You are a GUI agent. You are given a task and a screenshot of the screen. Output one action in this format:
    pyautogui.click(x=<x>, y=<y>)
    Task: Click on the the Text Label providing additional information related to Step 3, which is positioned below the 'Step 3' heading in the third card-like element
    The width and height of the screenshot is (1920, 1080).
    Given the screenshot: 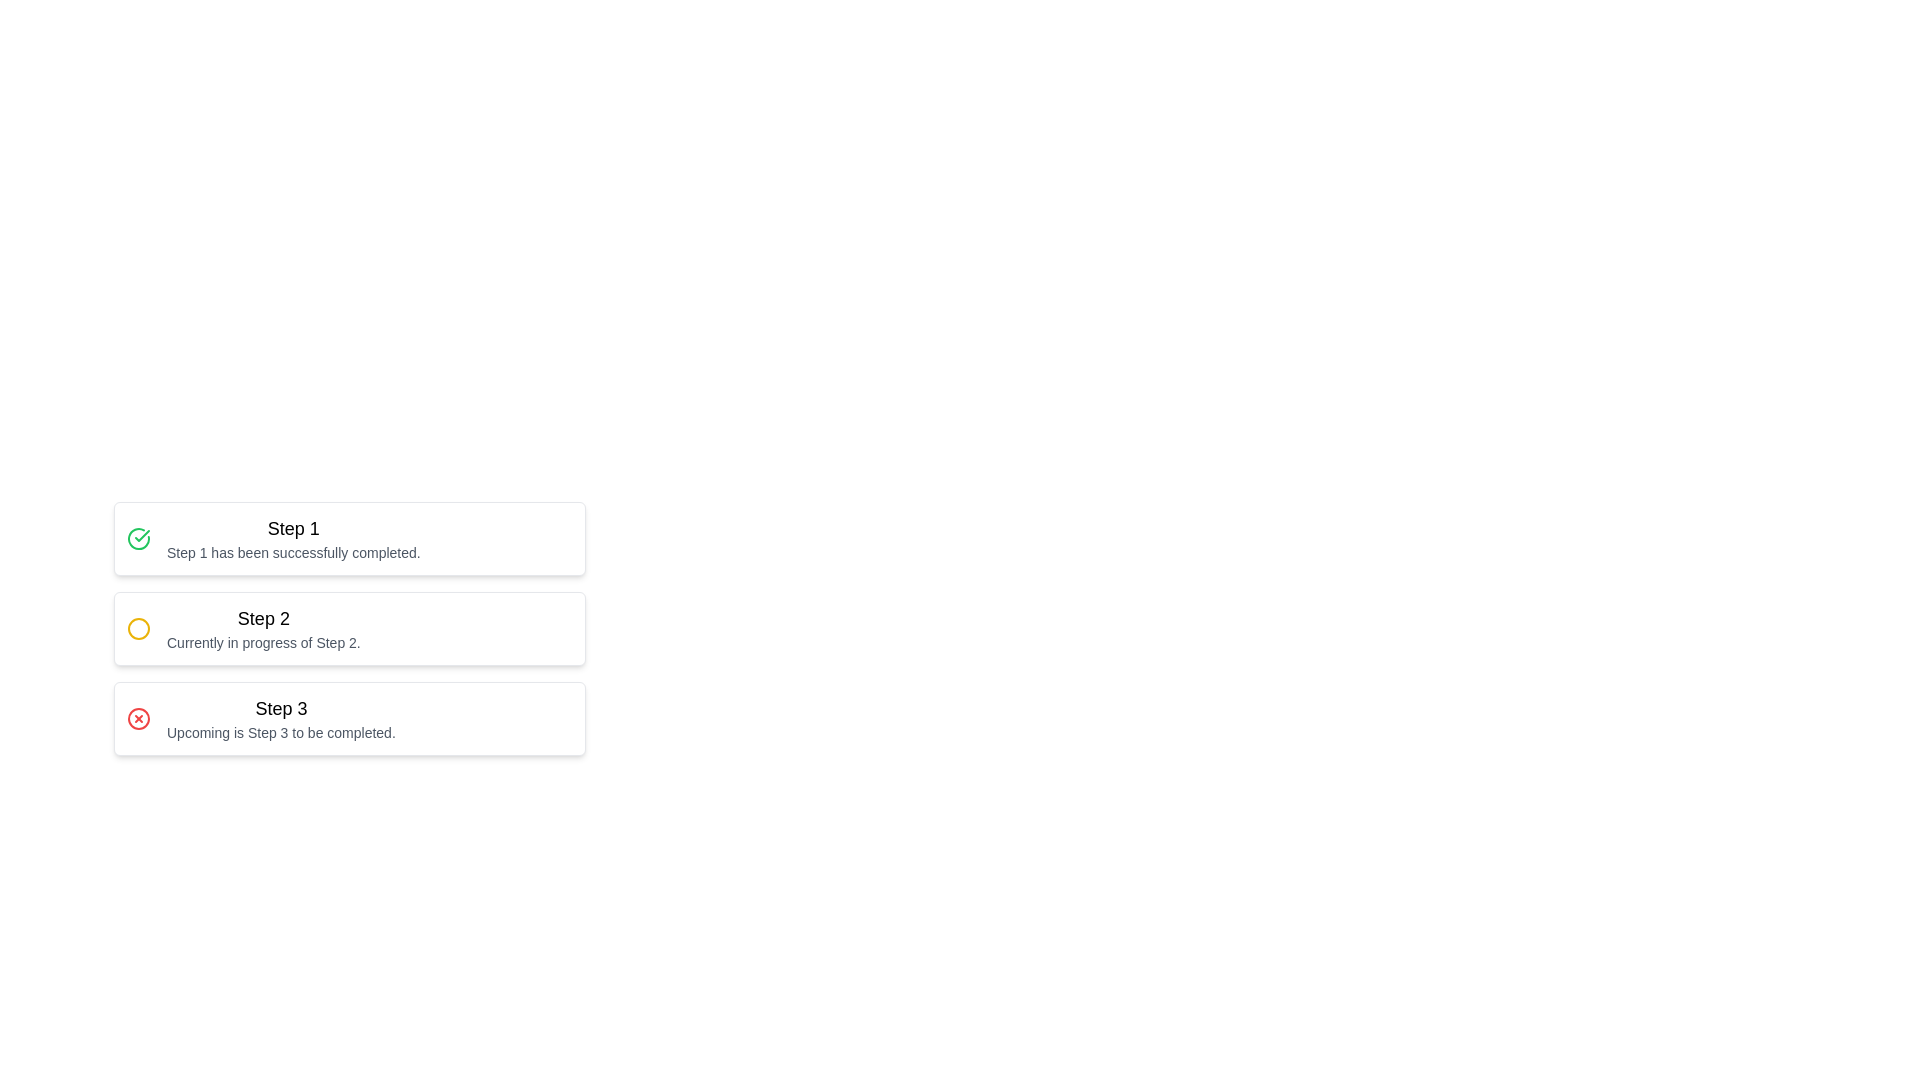 What is the action you would take?
    pyautogui.click(x=280, y=732)
    